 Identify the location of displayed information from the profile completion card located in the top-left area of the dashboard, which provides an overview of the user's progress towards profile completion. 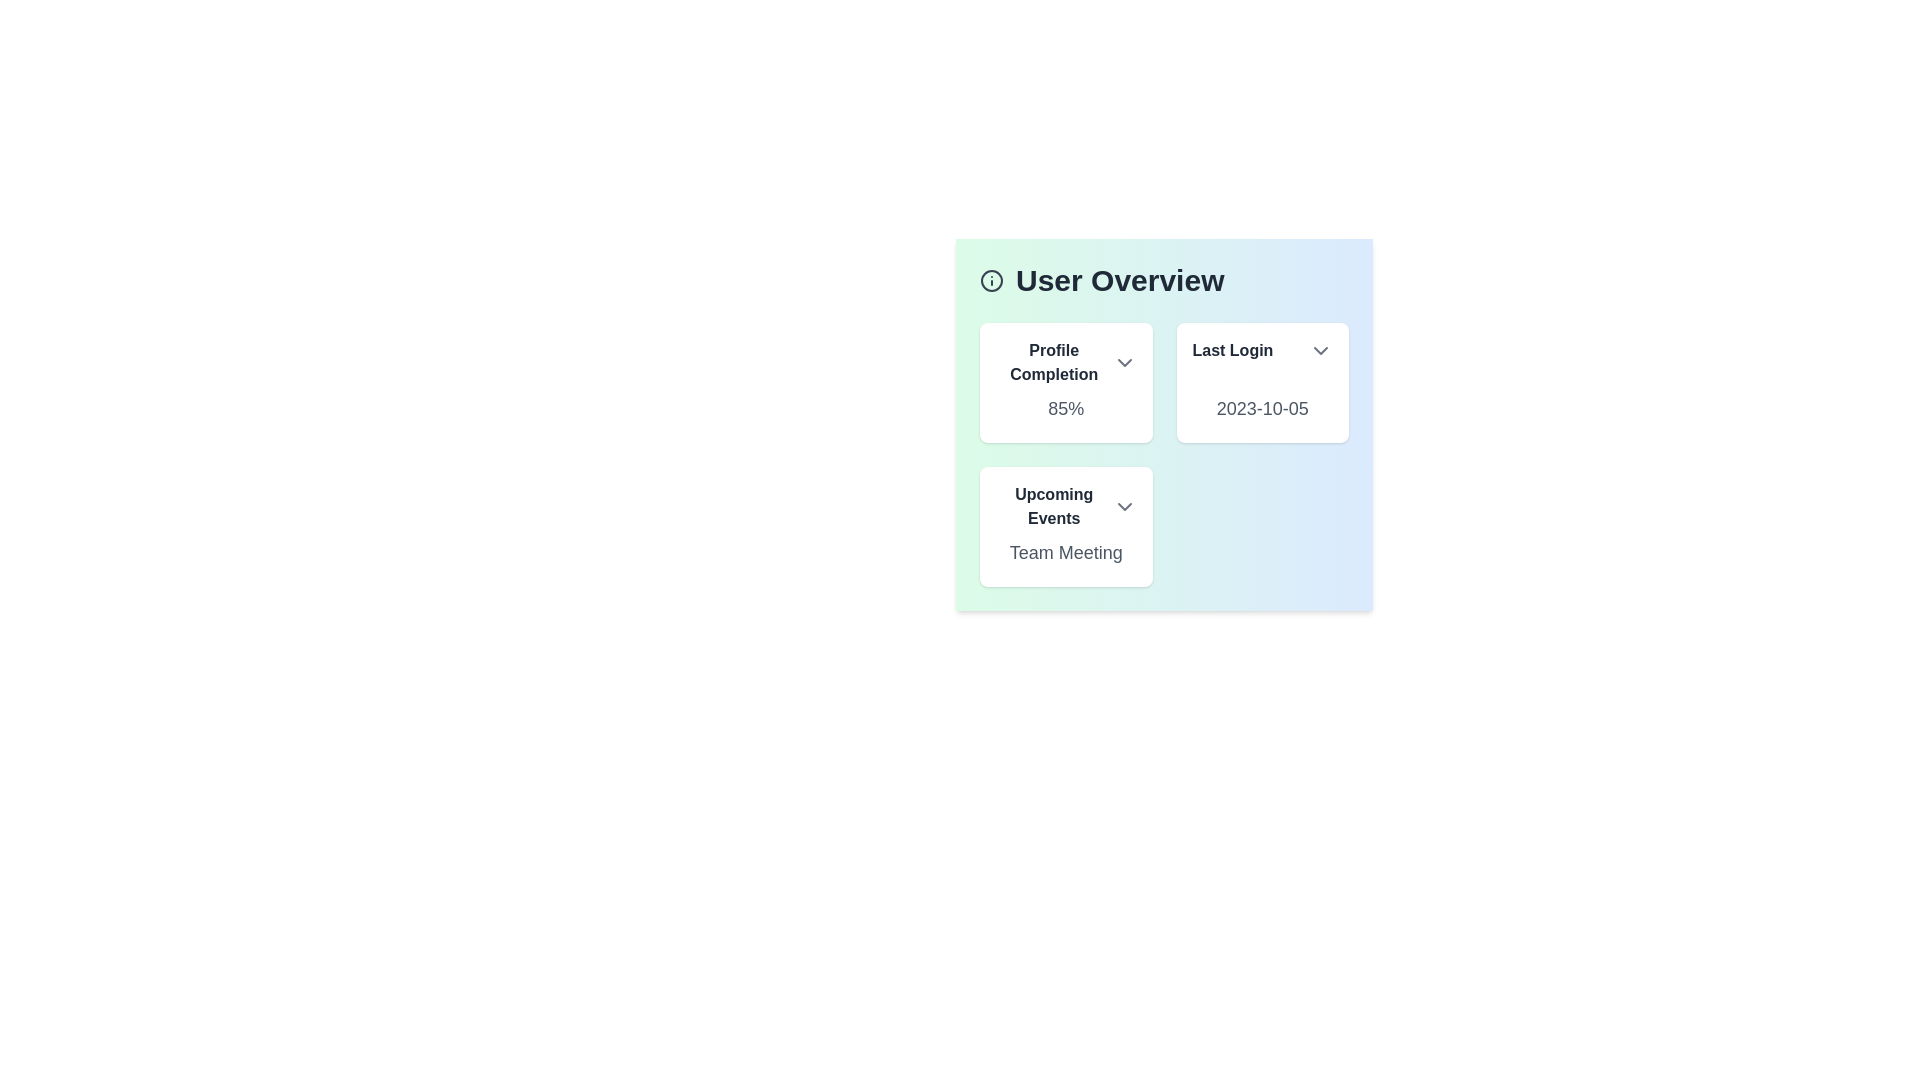
(1065, 382).